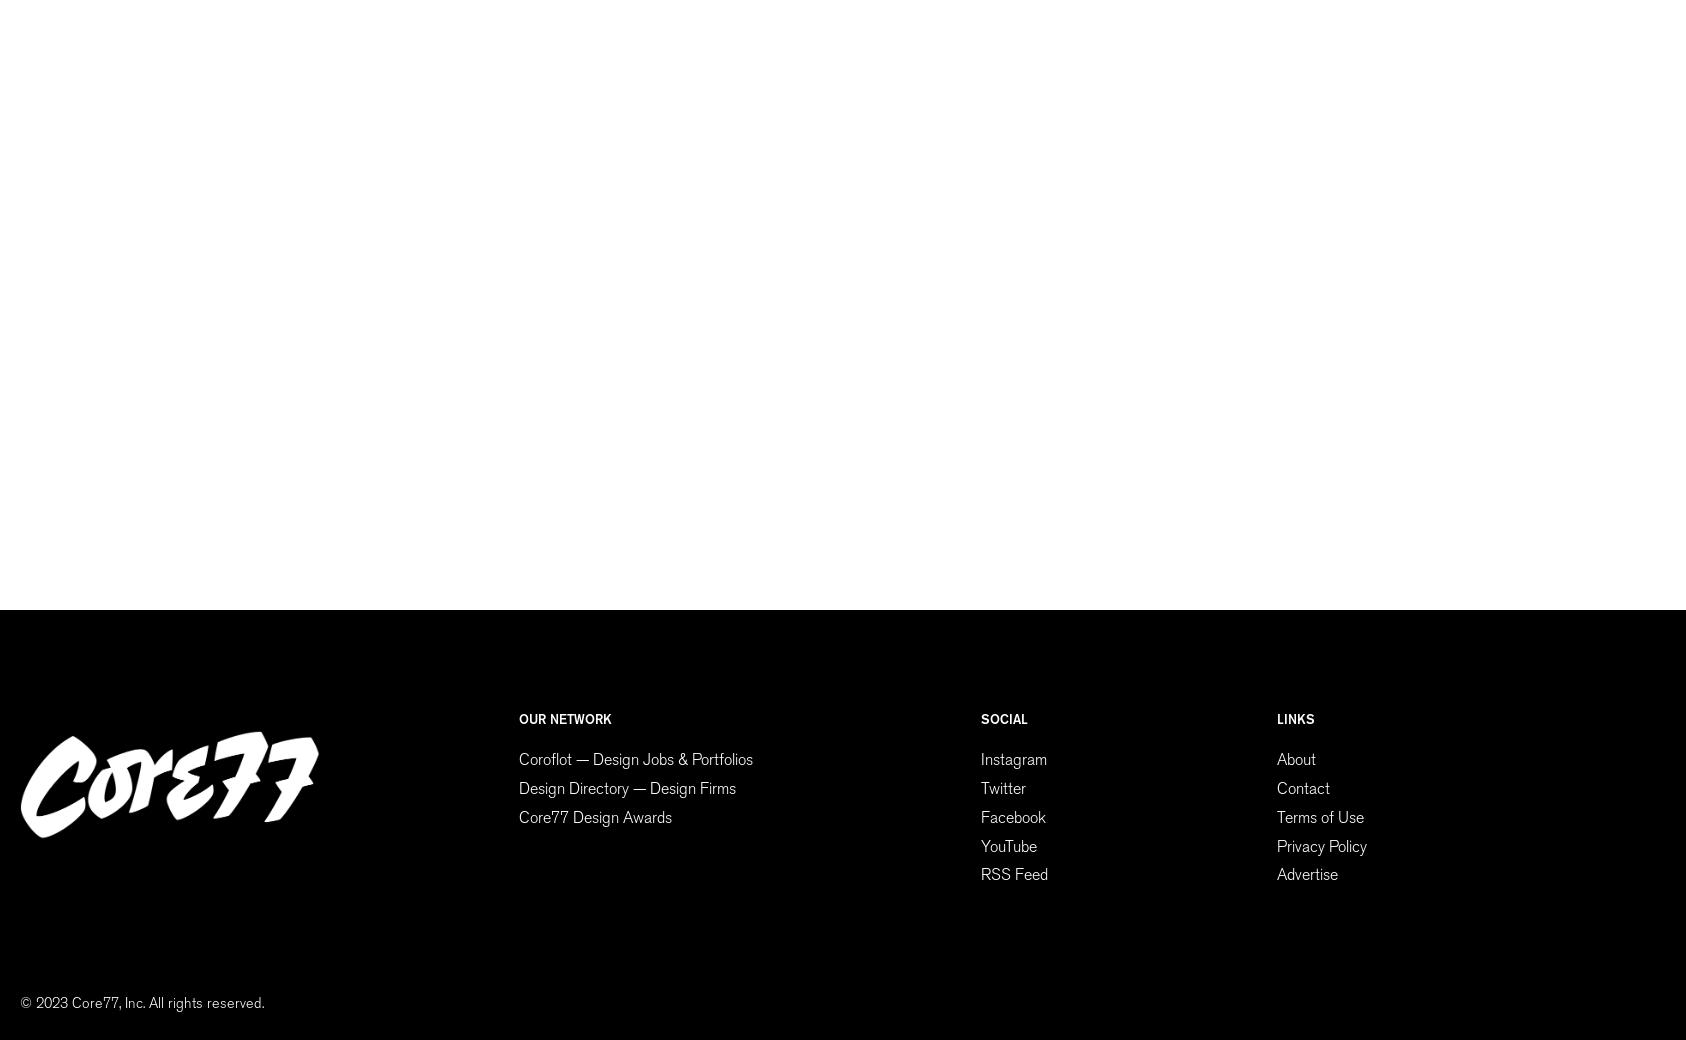 The image size is (1686, 1040). Describe the element at coordinates (19, 1003) in the screenshot. I see `'© 2023 Core77, Inc. All rights reserved.'` at that location.